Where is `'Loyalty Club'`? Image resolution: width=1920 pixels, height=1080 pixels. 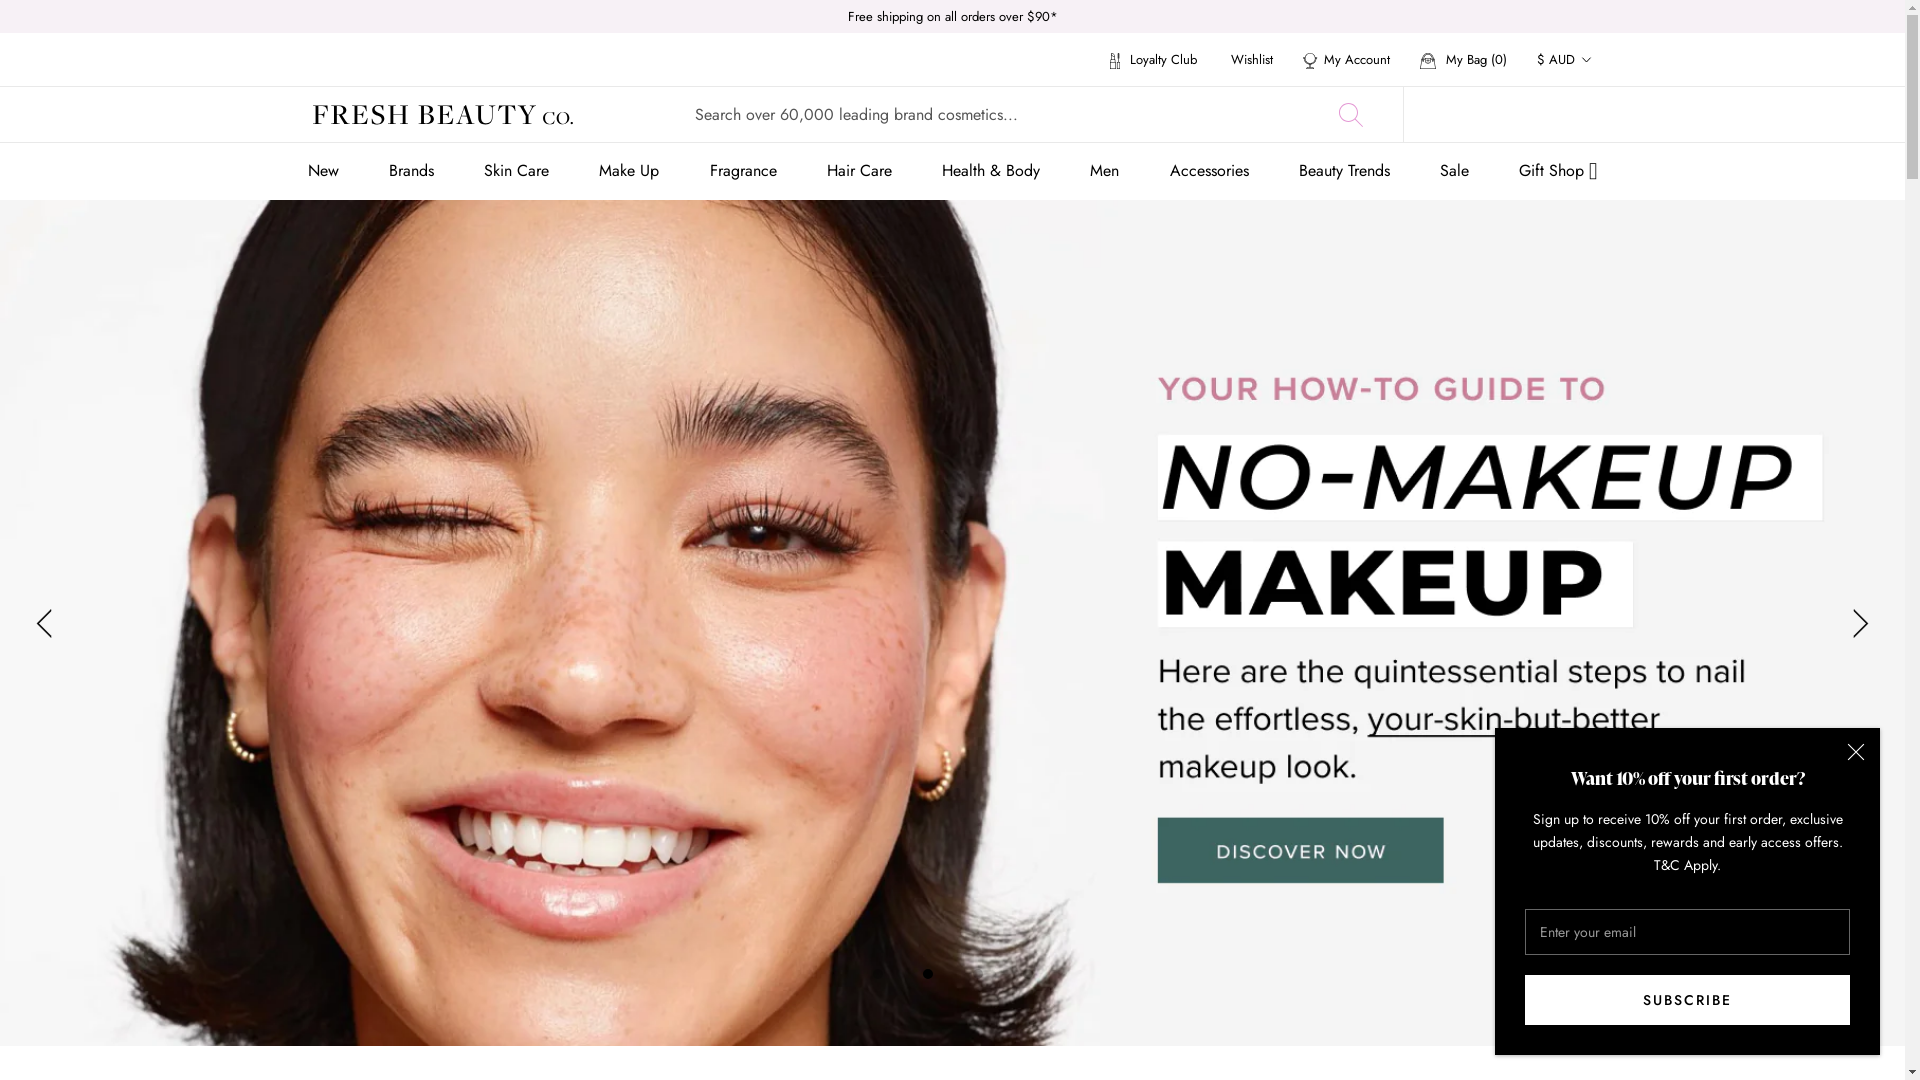 'Loyalty Club' is located at coordinates (1153, 58).